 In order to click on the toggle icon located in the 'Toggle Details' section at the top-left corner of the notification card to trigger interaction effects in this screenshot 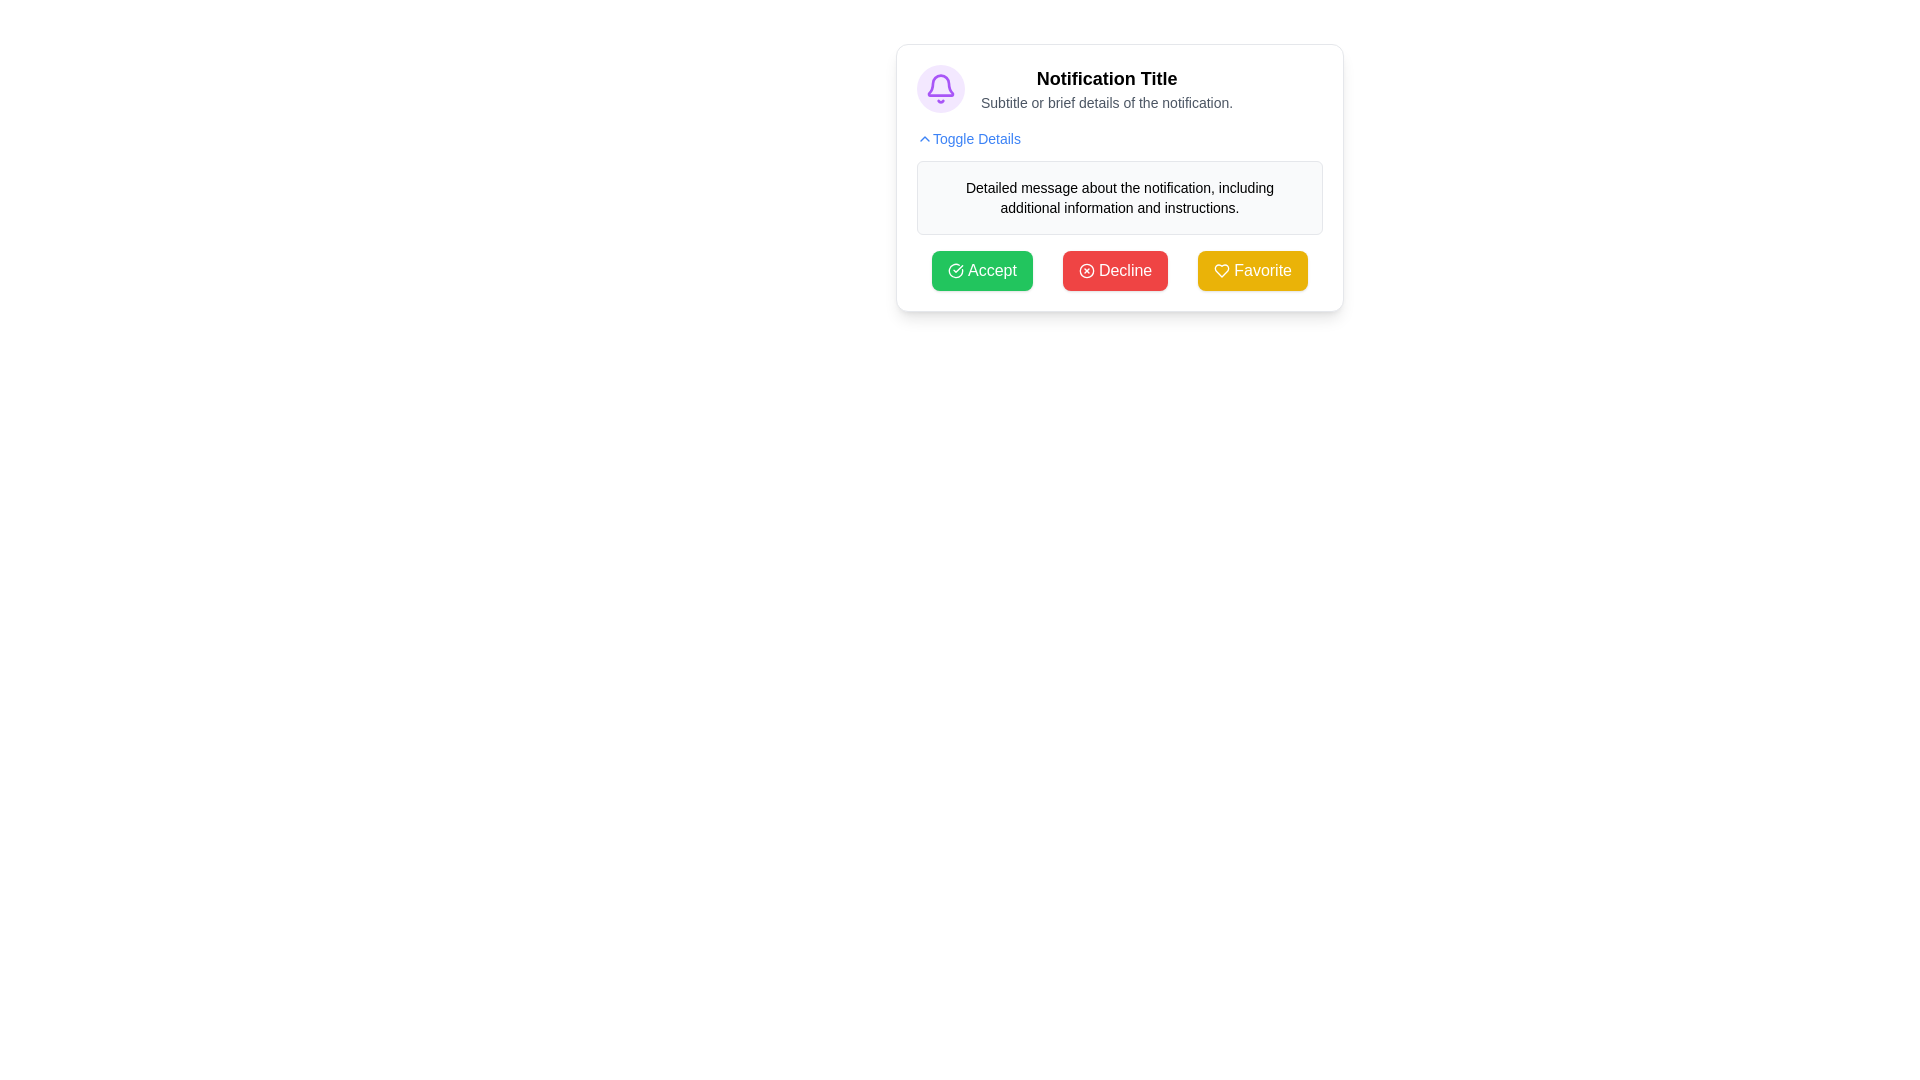, I will do `click(924, 137)`.